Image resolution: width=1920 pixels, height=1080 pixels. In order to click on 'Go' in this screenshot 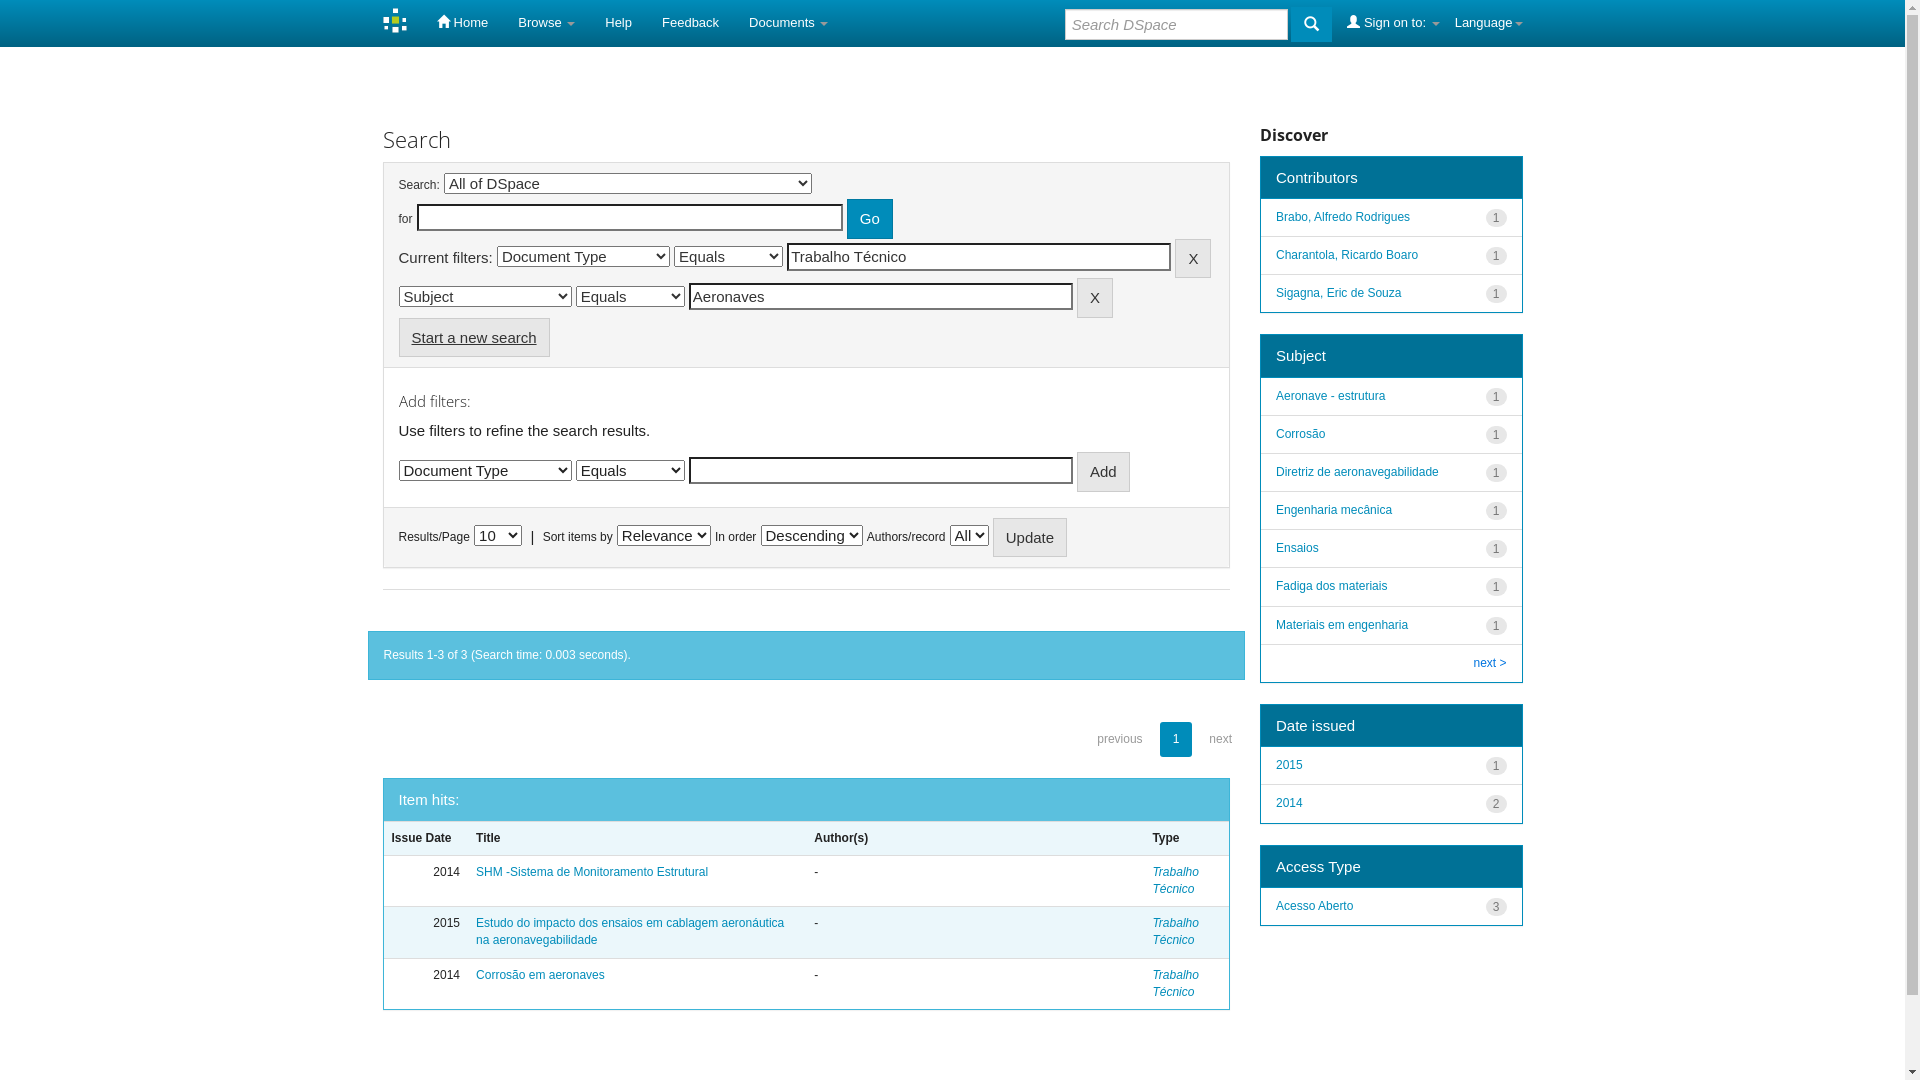, I will do `click(869, 218)`.